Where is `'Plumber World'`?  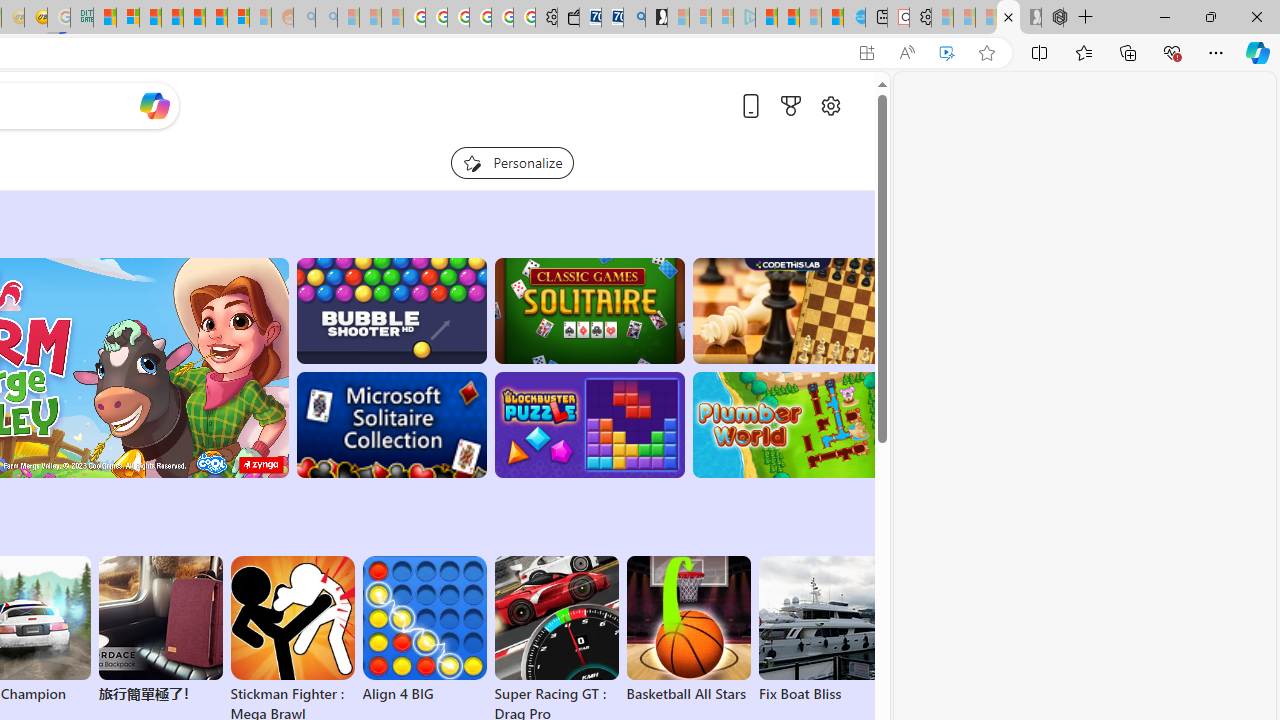 'Plumber World' is located at coordinates (786, 424).